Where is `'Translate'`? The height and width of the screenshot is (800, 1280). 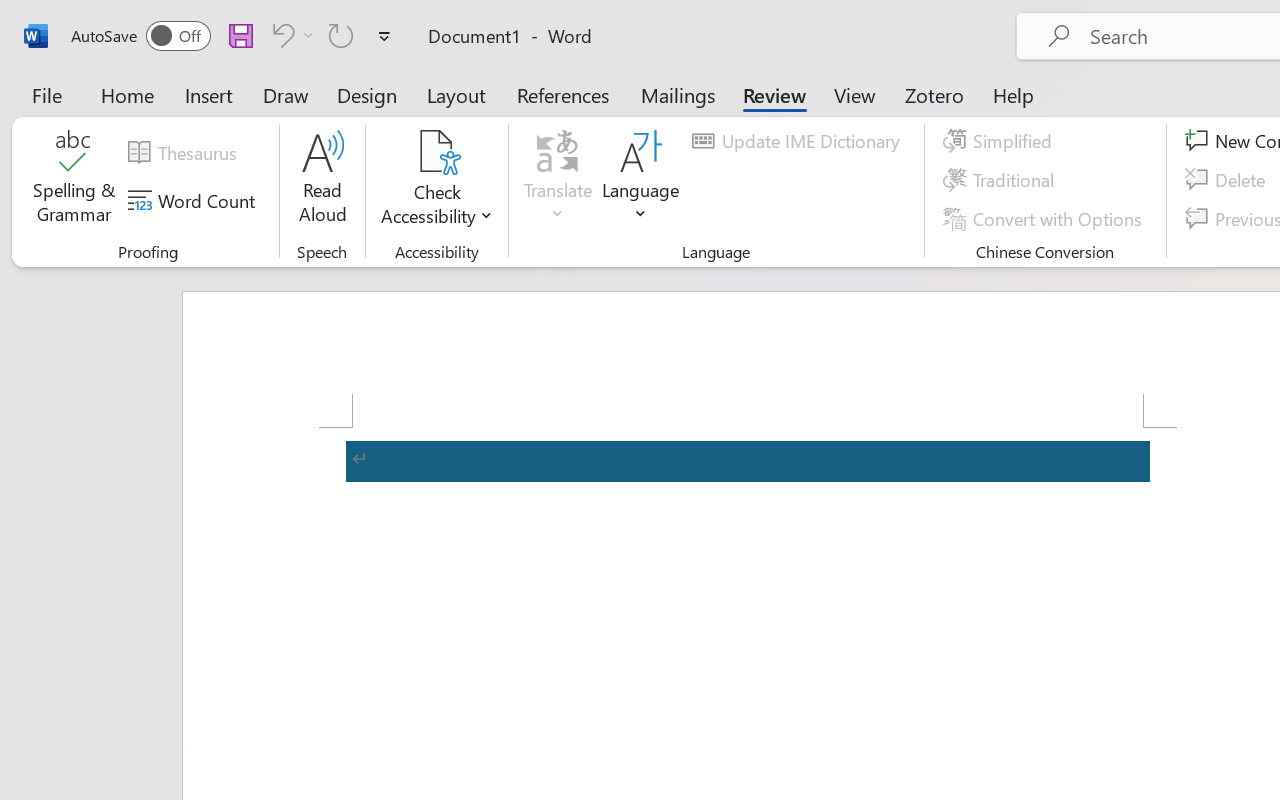 'Translate' is located at coordinates (558, 179).